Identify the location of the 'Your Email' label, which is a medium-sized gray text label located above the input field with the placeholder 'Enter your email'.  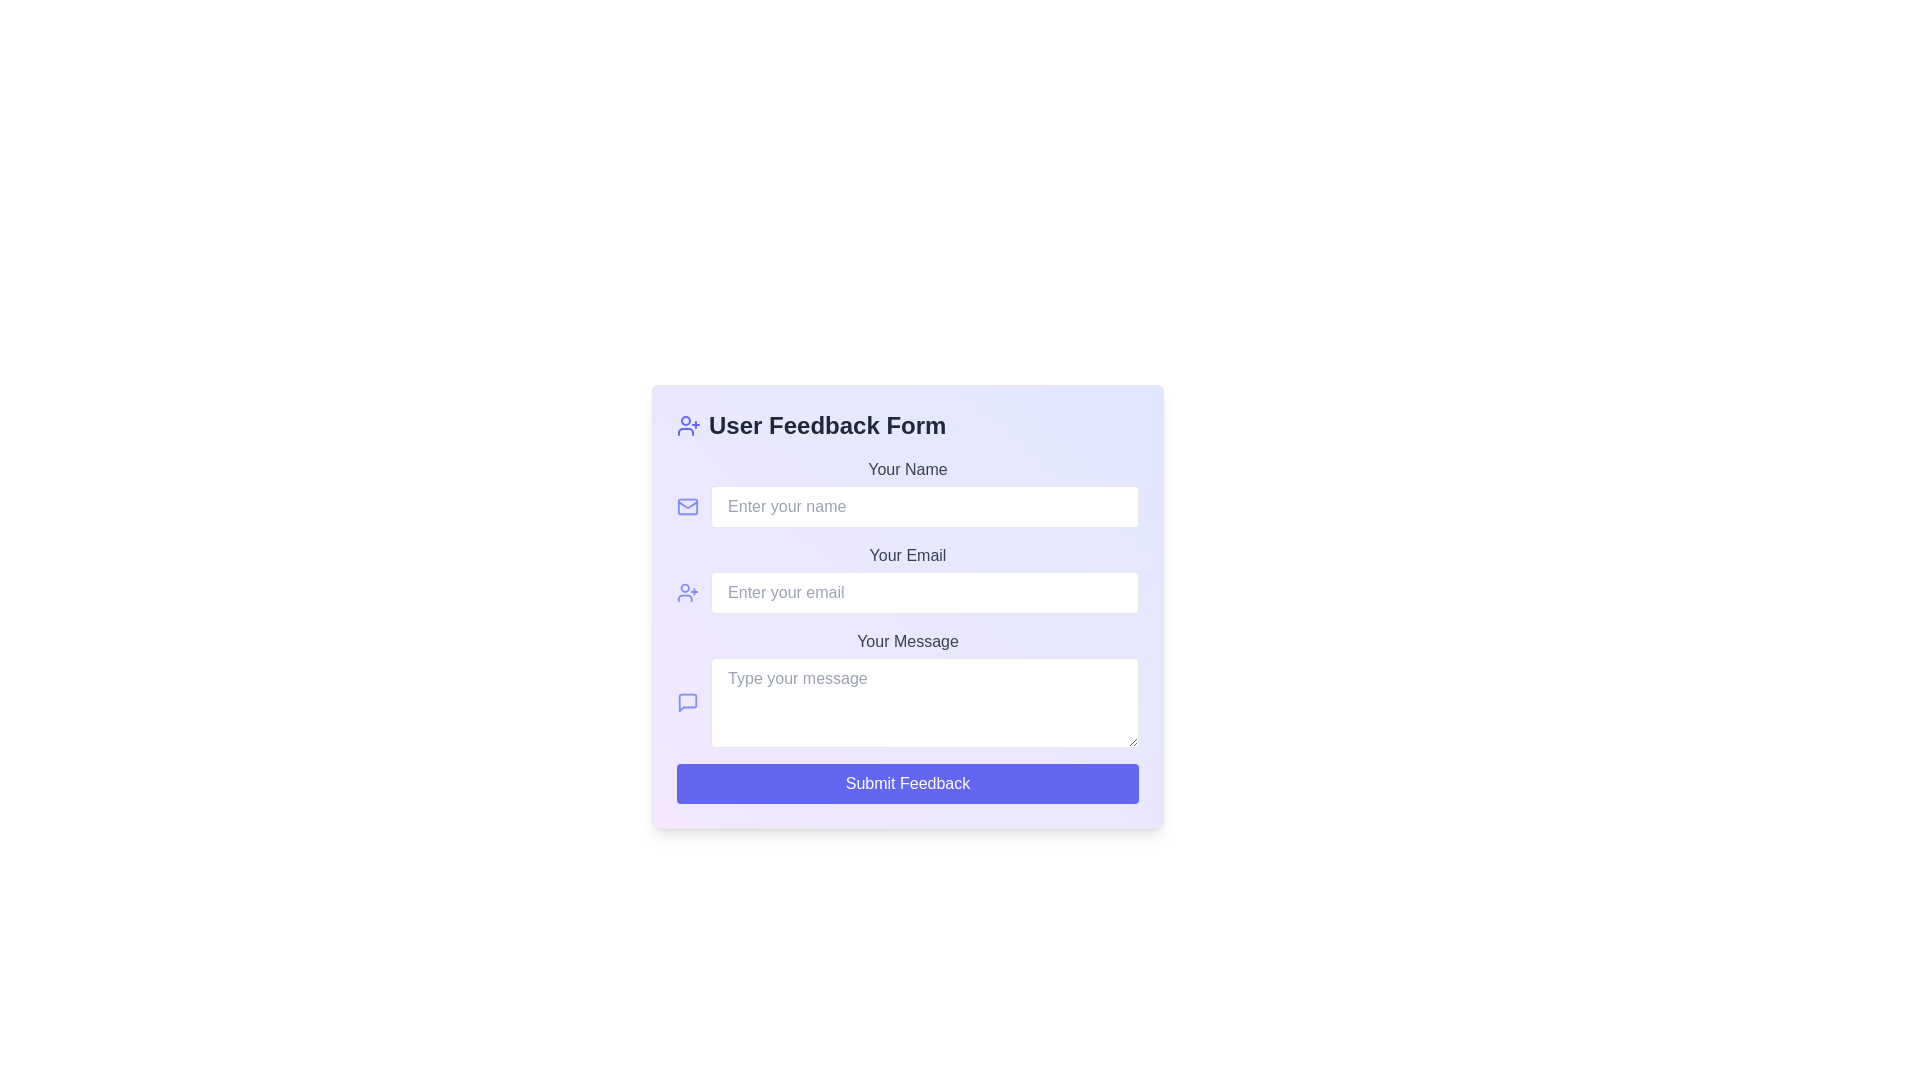
(906, 555).